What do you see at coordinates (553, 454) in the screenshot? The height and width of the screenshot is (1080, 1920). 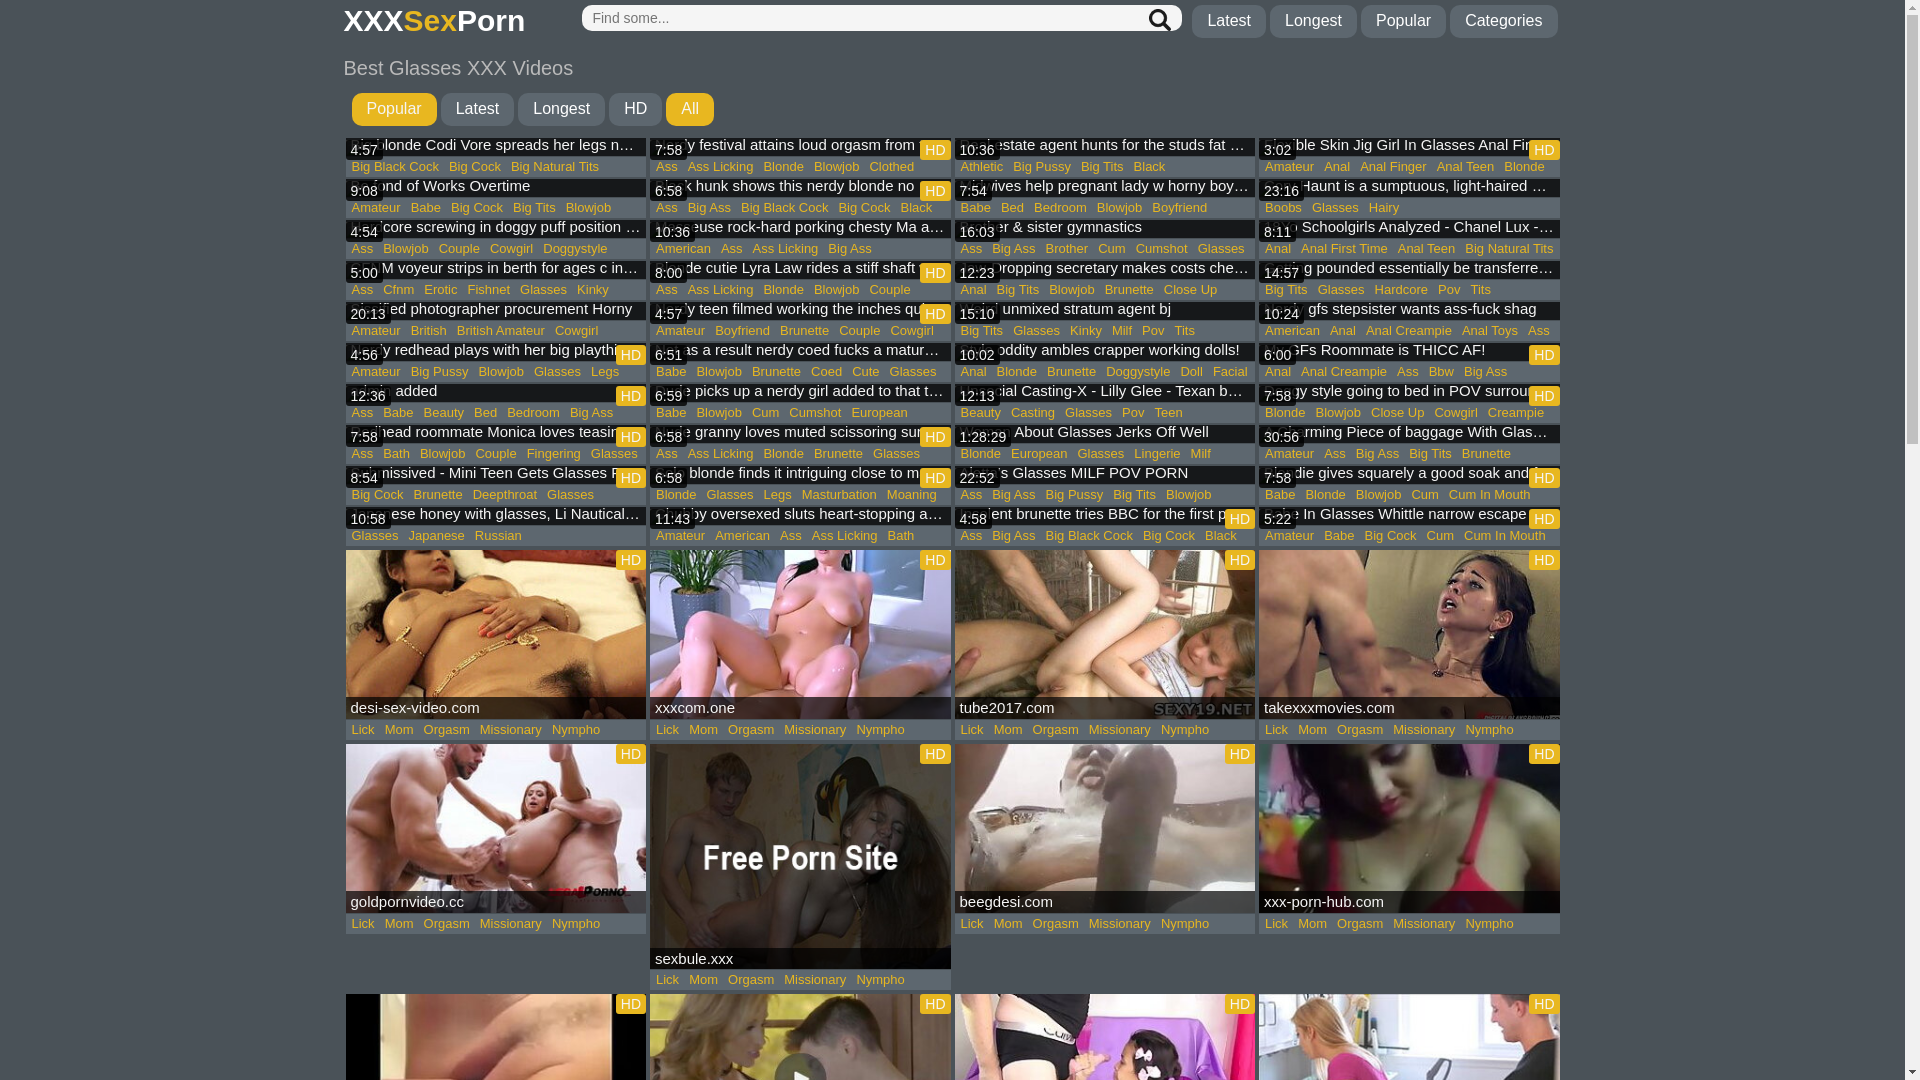 I see `'Fingering'` at bounding box center [553, 454].